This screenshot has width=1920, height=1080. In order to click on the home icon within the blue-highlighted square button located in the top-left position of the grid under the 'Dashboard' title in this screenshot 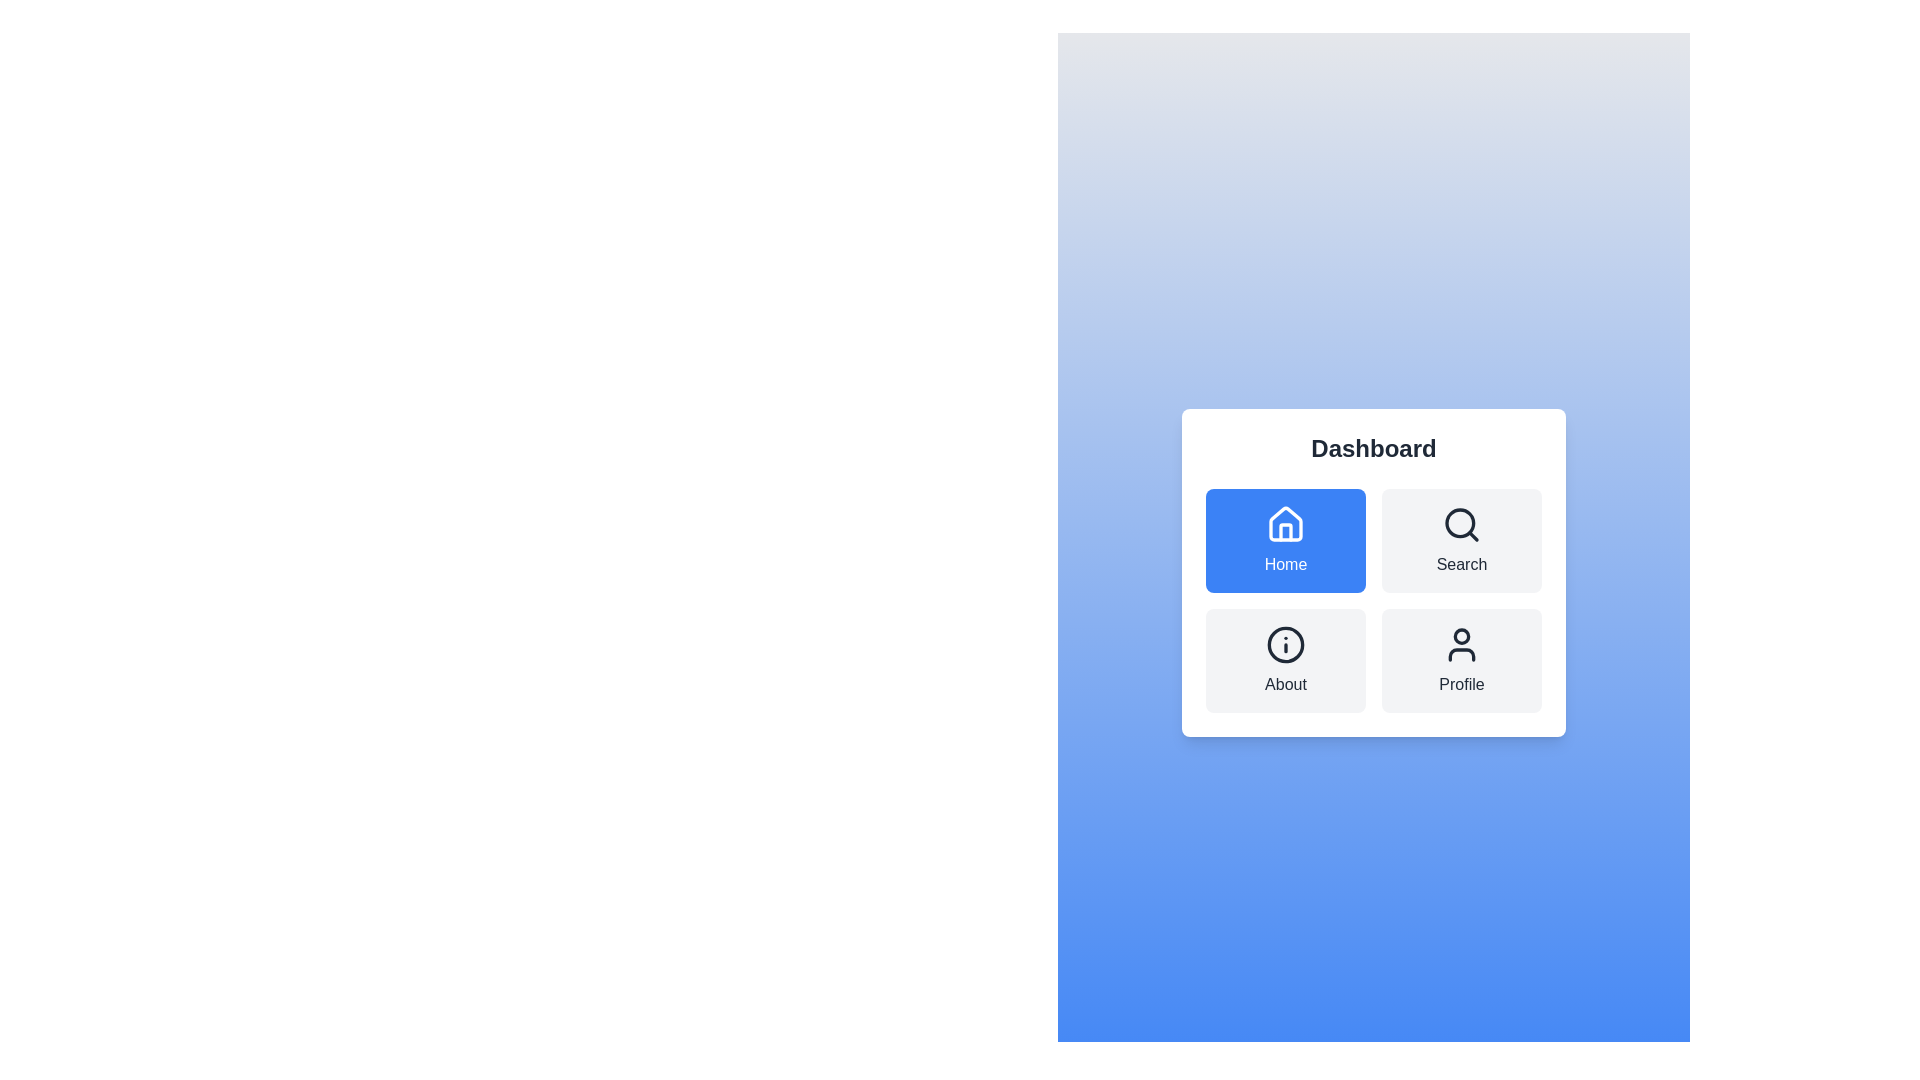, I will do `click(1286, 531)`.